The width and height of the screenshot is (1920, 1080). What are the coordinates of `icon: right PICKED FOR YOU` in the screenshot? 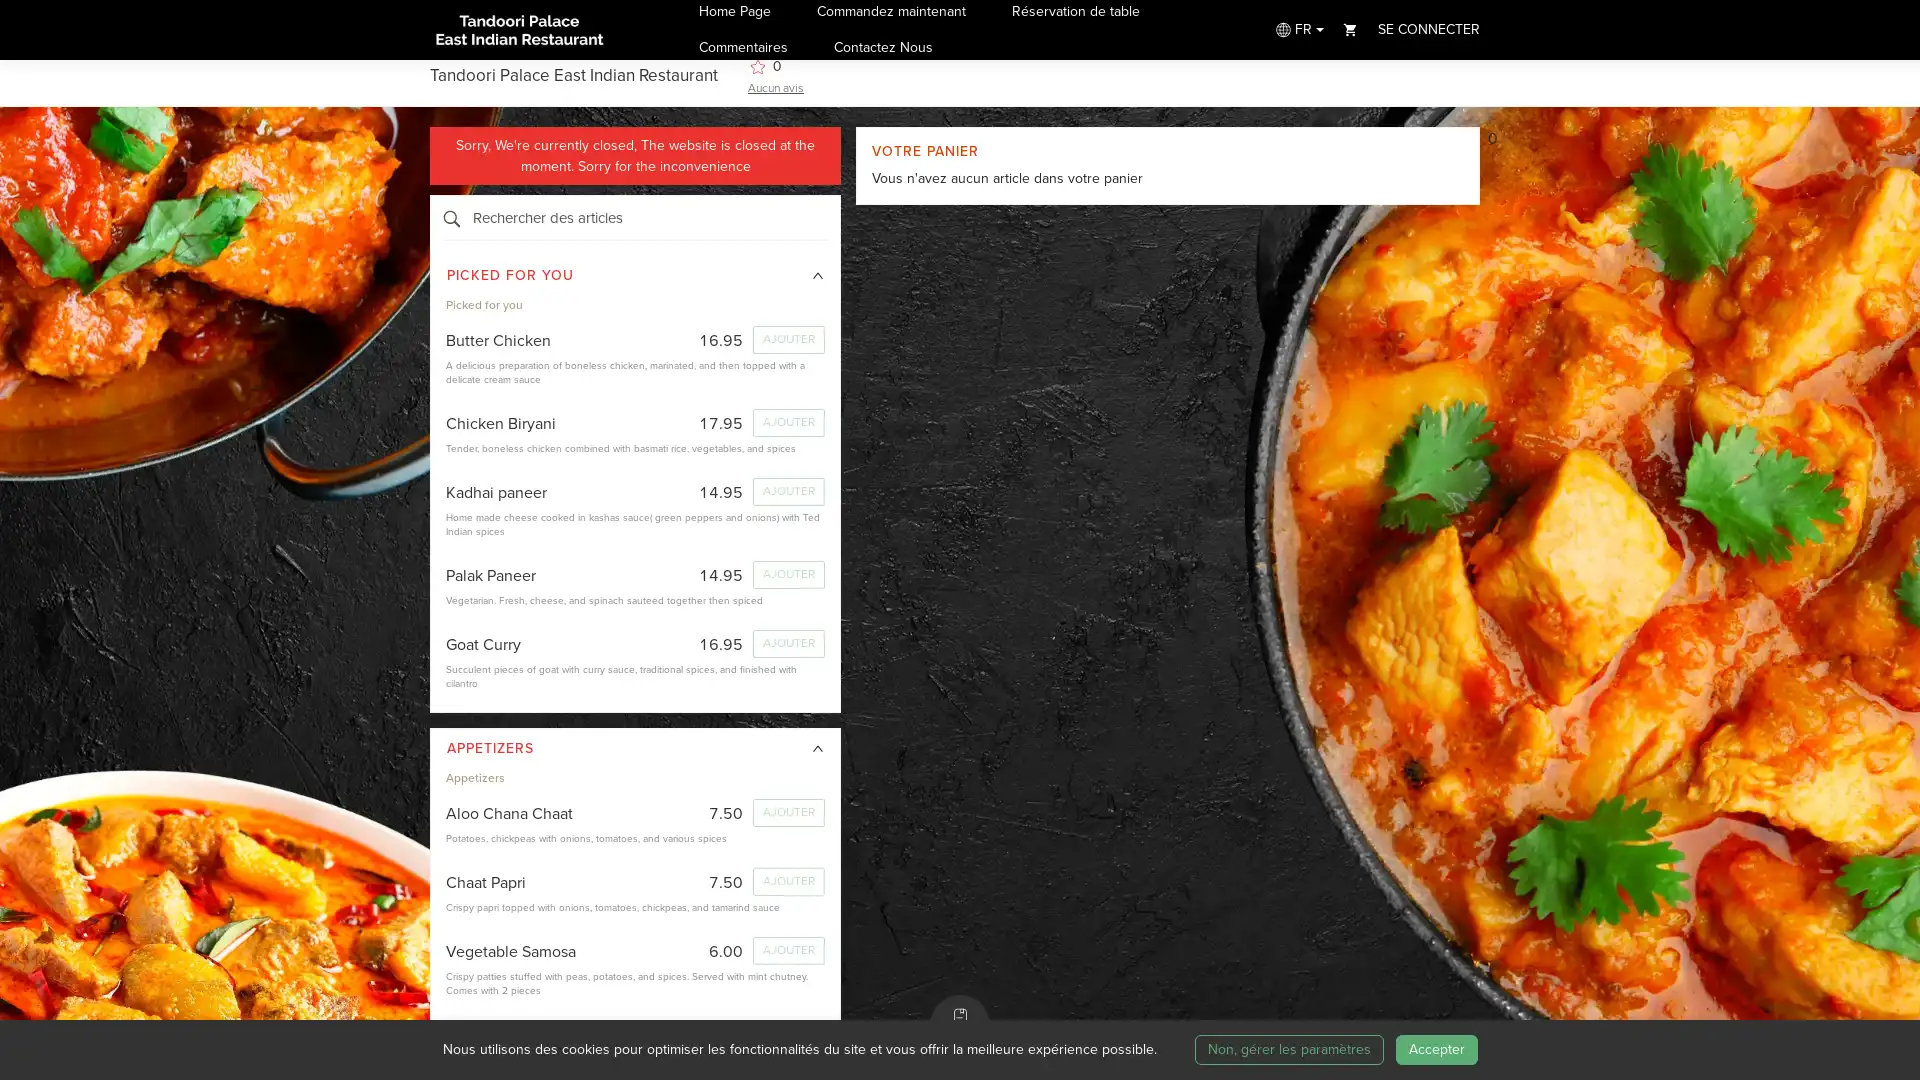 It's located at (634, 276).